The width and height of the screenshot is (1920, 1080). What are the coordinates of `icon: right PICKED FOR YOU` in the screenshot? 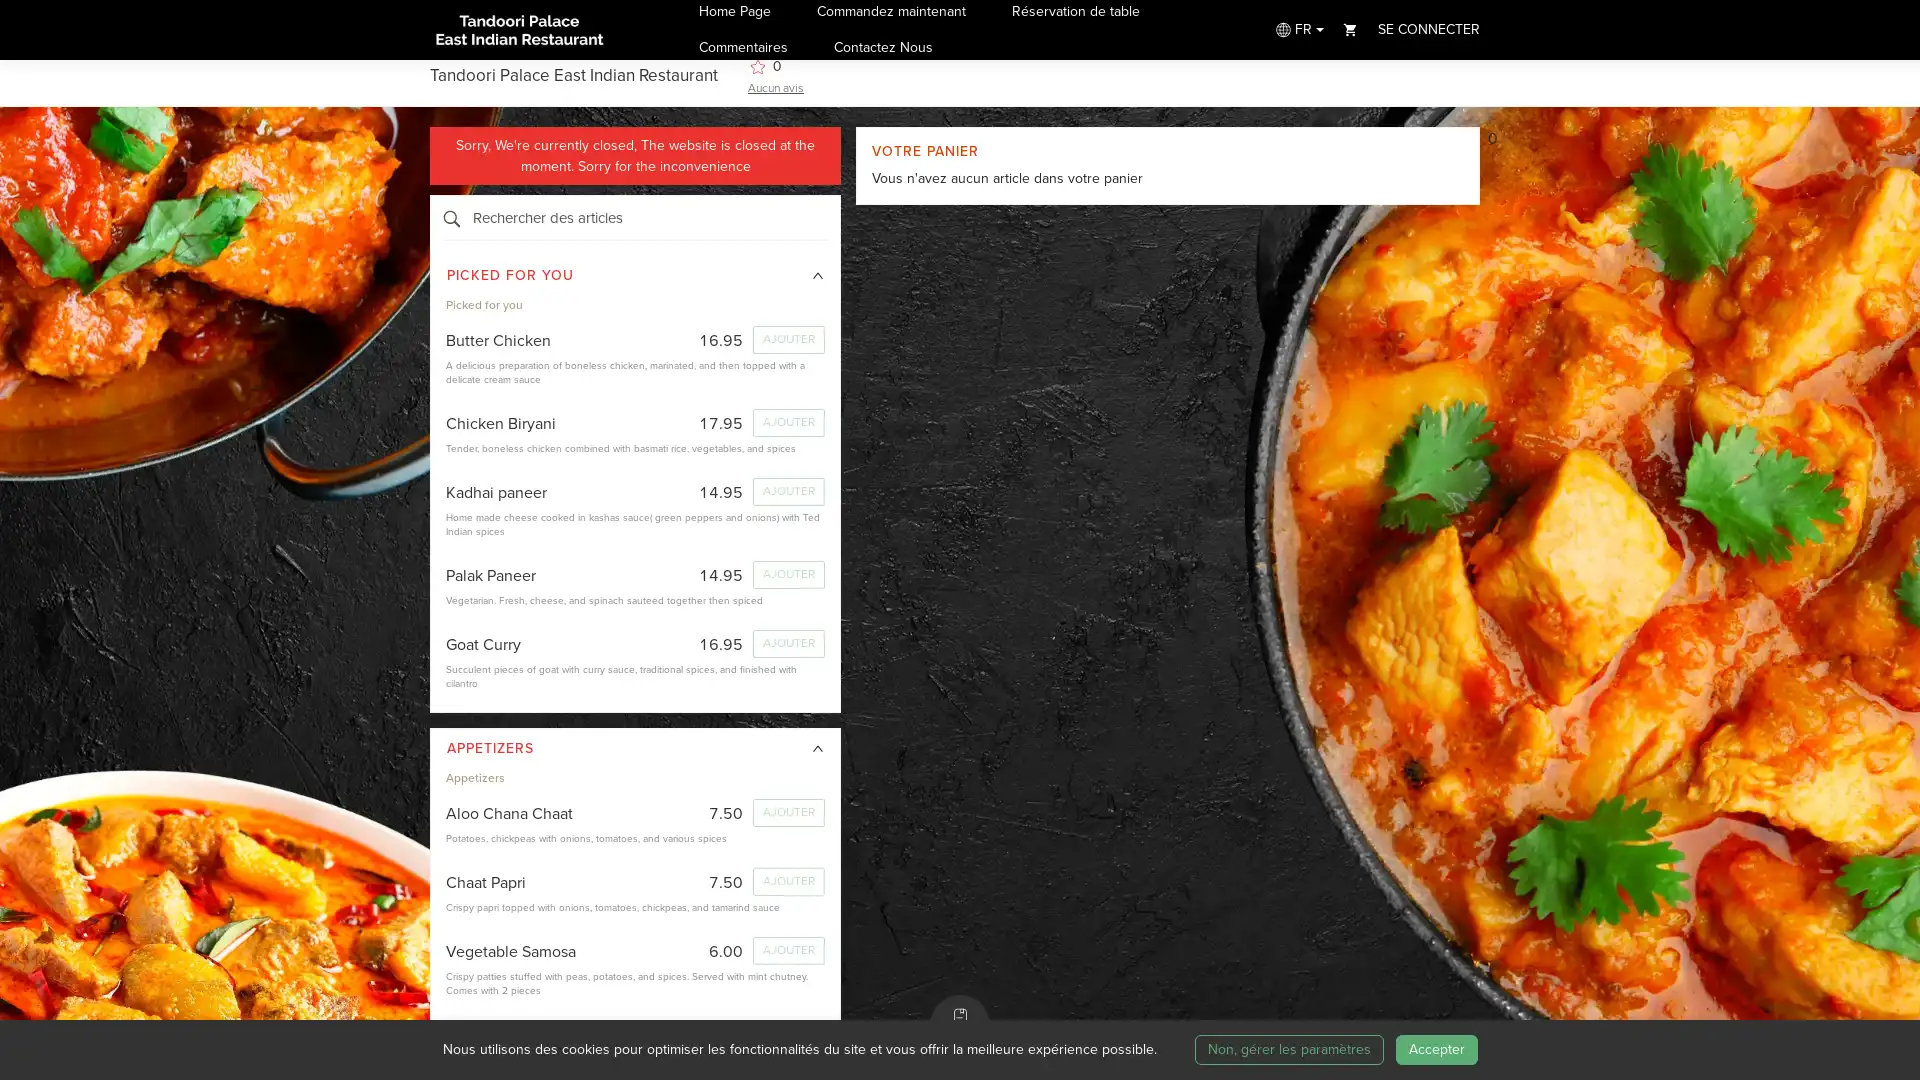 It's located at (634, 276).